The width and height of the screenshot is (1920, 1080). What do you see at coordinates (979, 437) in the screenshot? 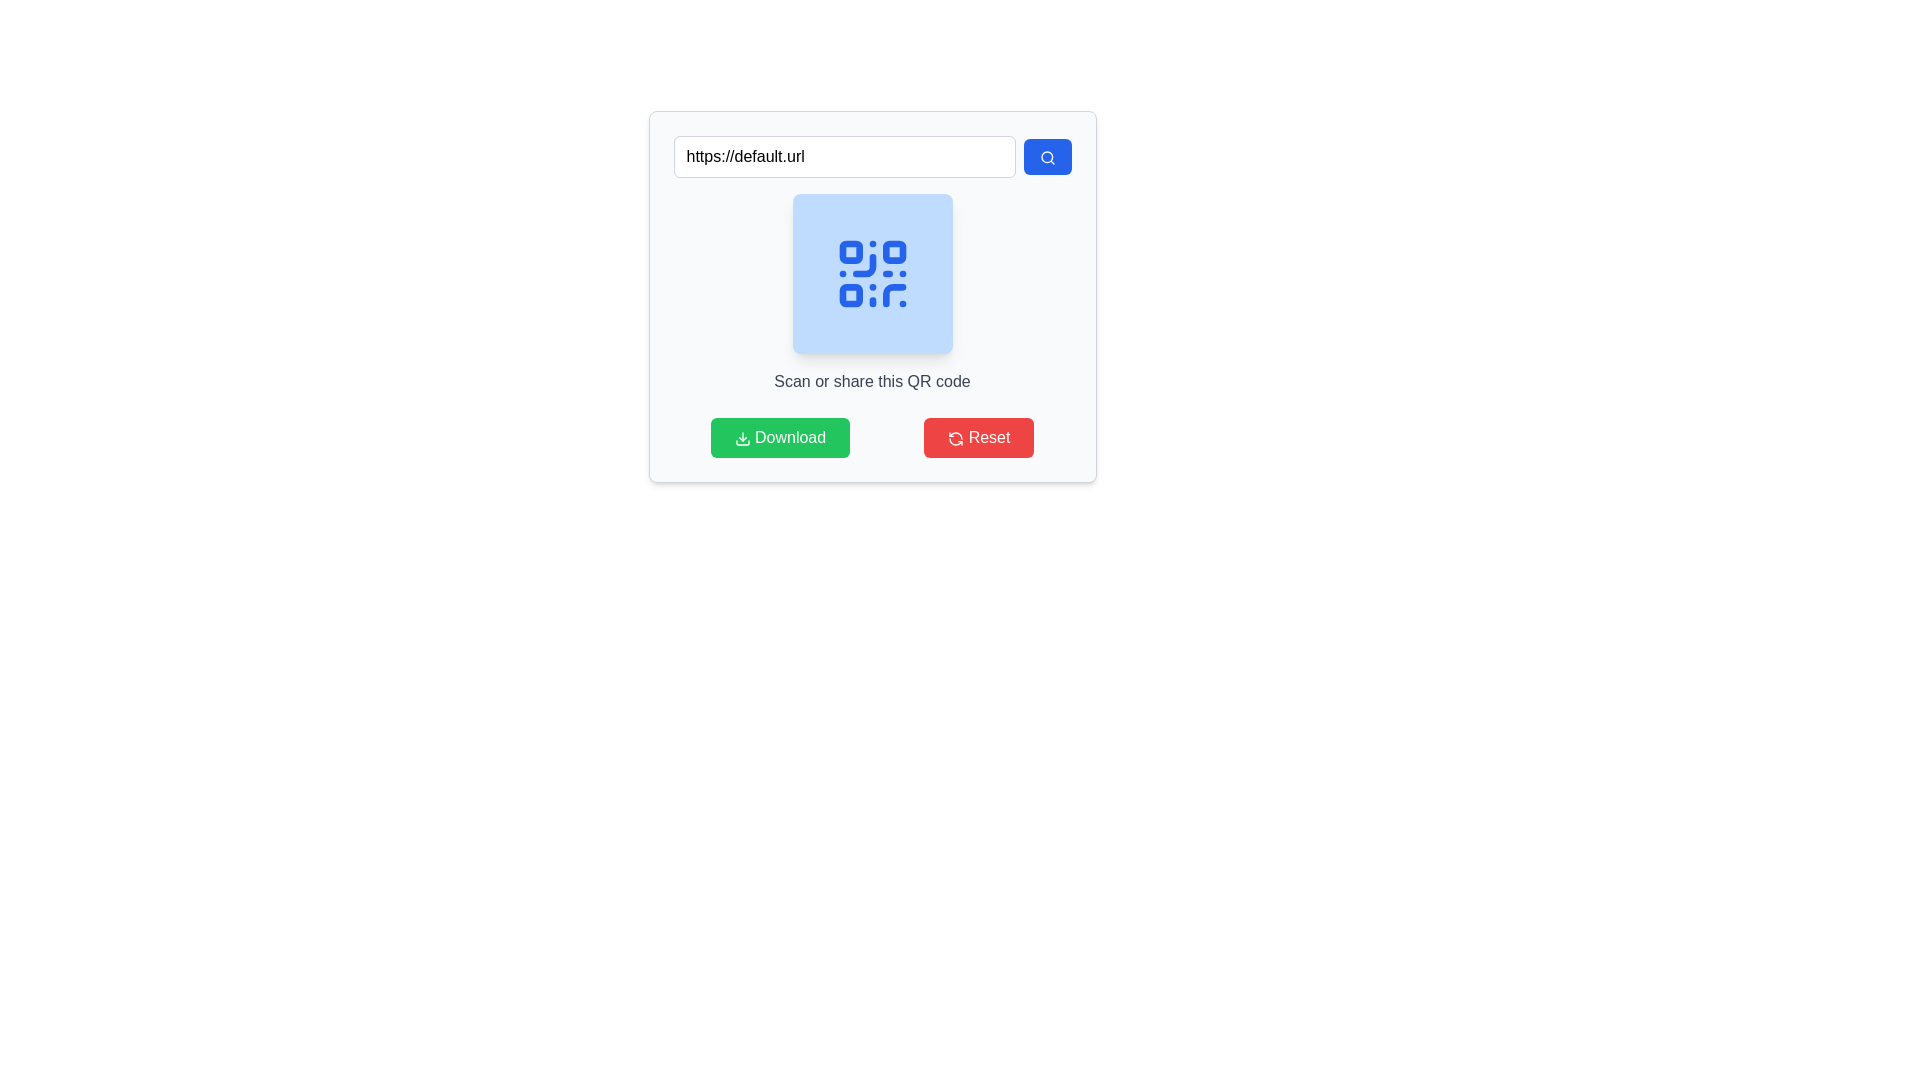
I see `the 'Reset' button with a red background, white text, and rounded corners` at bounding box center [979, 437].